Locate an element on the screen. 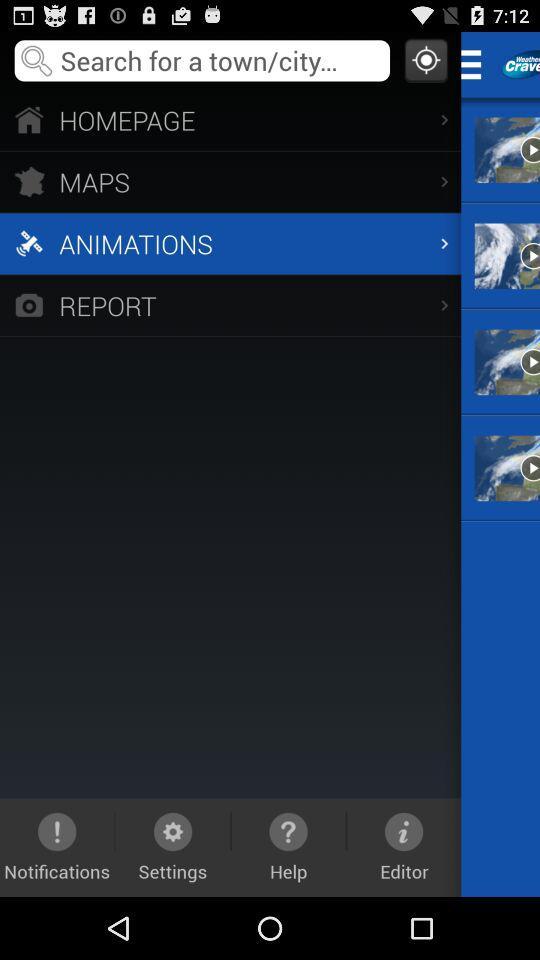 The height and width of the screenshot is (960, 540). expand menu is located at coordinates (476, 64).